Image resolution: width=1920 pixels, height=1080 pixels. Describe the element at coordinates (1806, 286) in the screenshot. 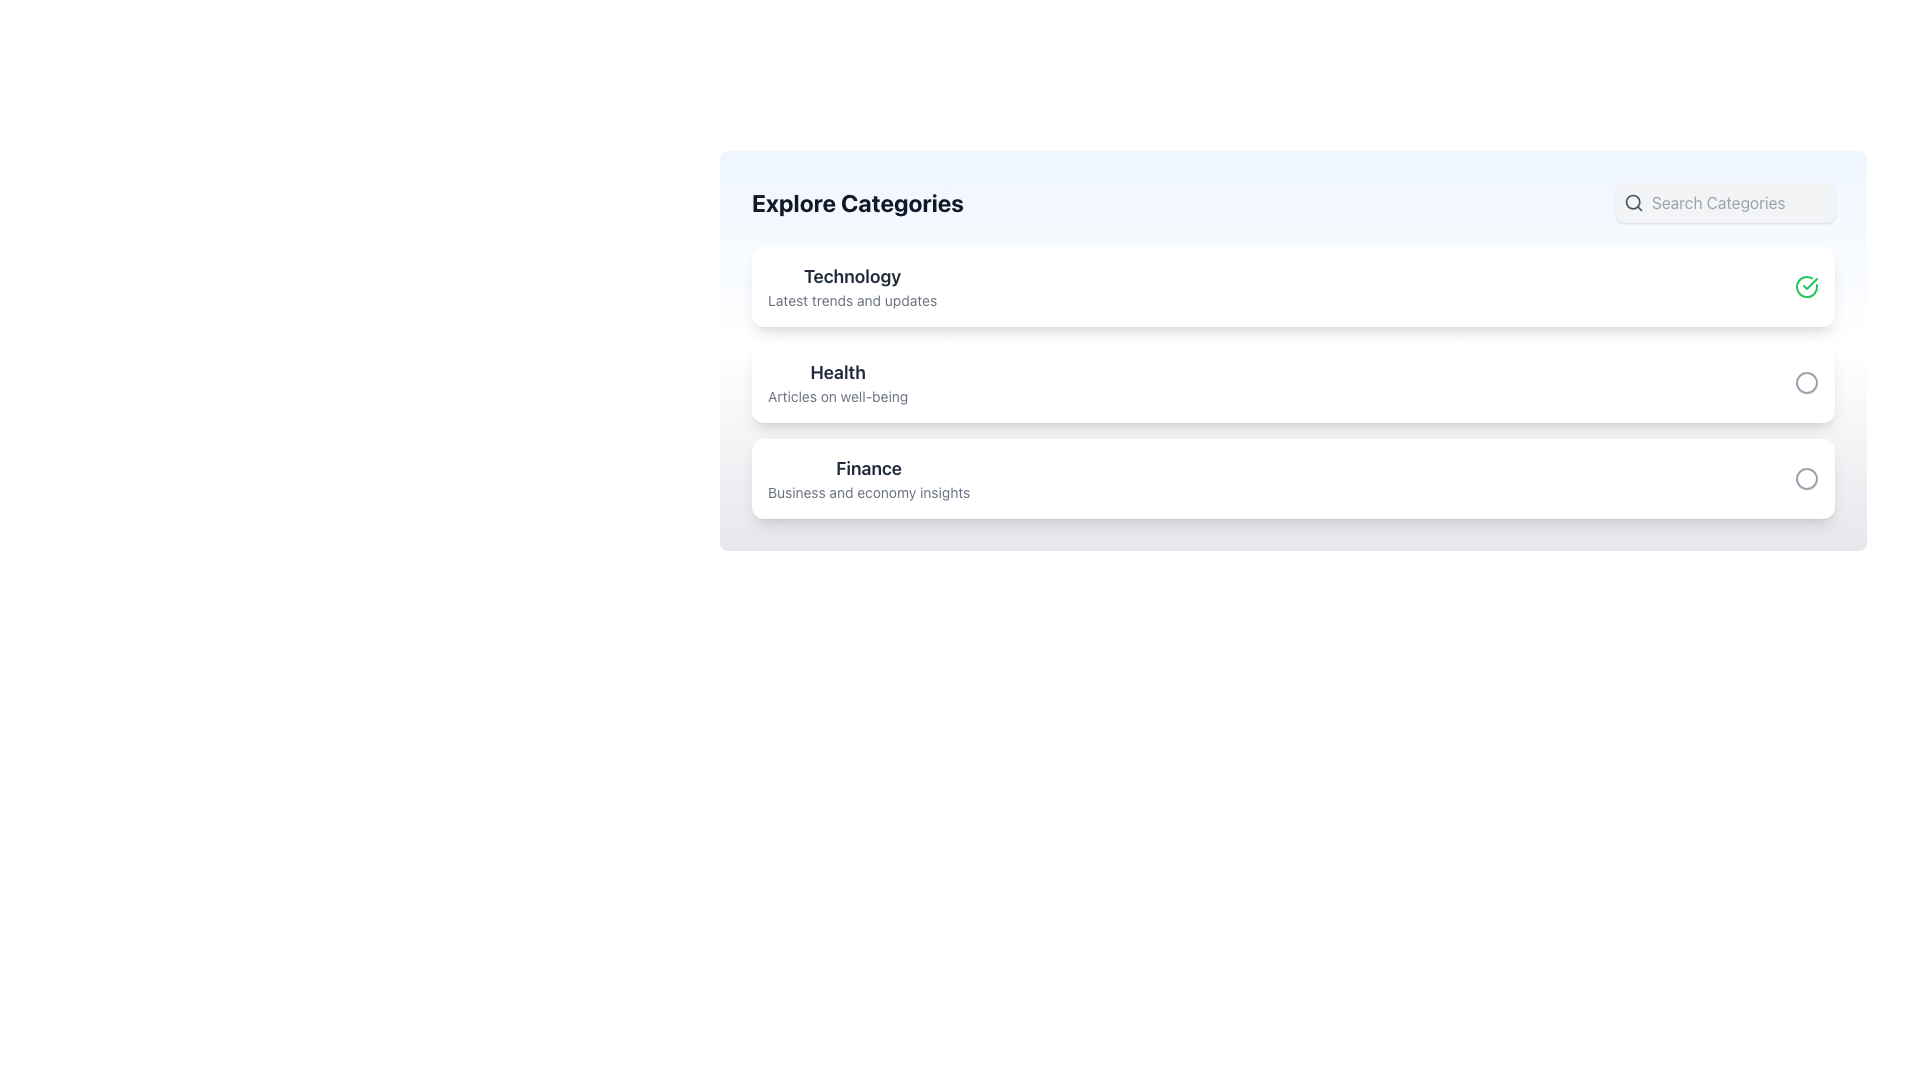

I see `the green circular icon featuring a checkmark located at the top-right corner of the 'Technology' category card` at that location.